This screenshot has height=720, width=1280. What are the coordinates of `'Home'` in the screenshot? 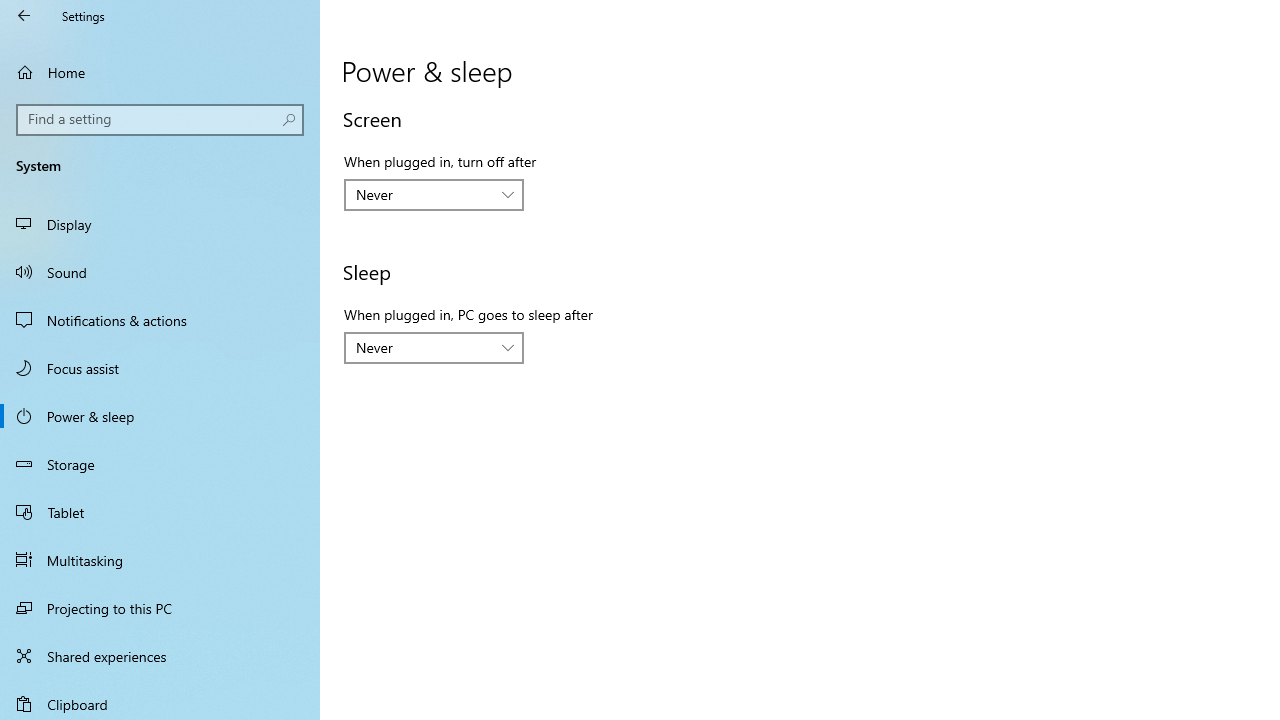 It's located at (160, 71).